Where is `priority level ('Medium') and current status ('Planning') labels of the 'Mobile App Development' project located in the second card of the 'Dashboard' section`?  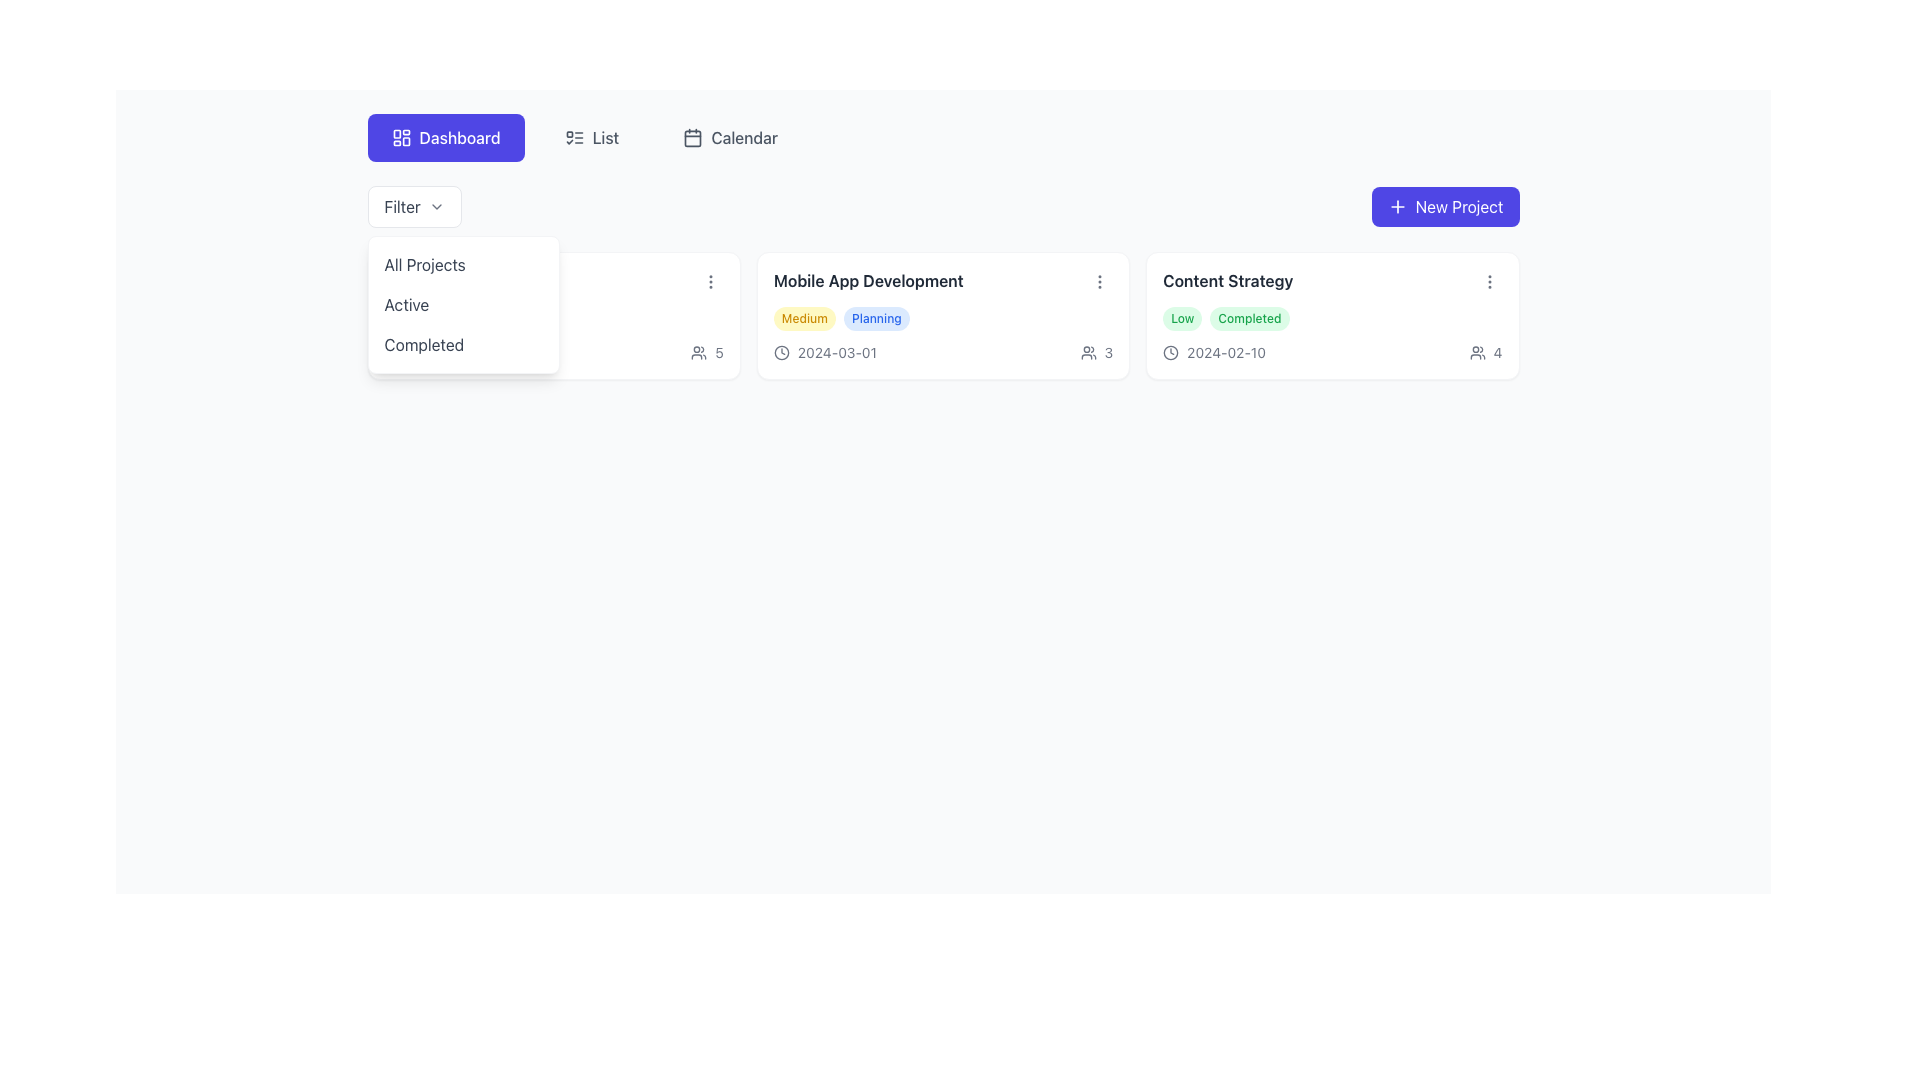
priority level ('Medium') and current status ('Planning') labels of the 'Mobile App Development' project located in the second card of the 'Dashboard' section is located at coordinates (942, 318).